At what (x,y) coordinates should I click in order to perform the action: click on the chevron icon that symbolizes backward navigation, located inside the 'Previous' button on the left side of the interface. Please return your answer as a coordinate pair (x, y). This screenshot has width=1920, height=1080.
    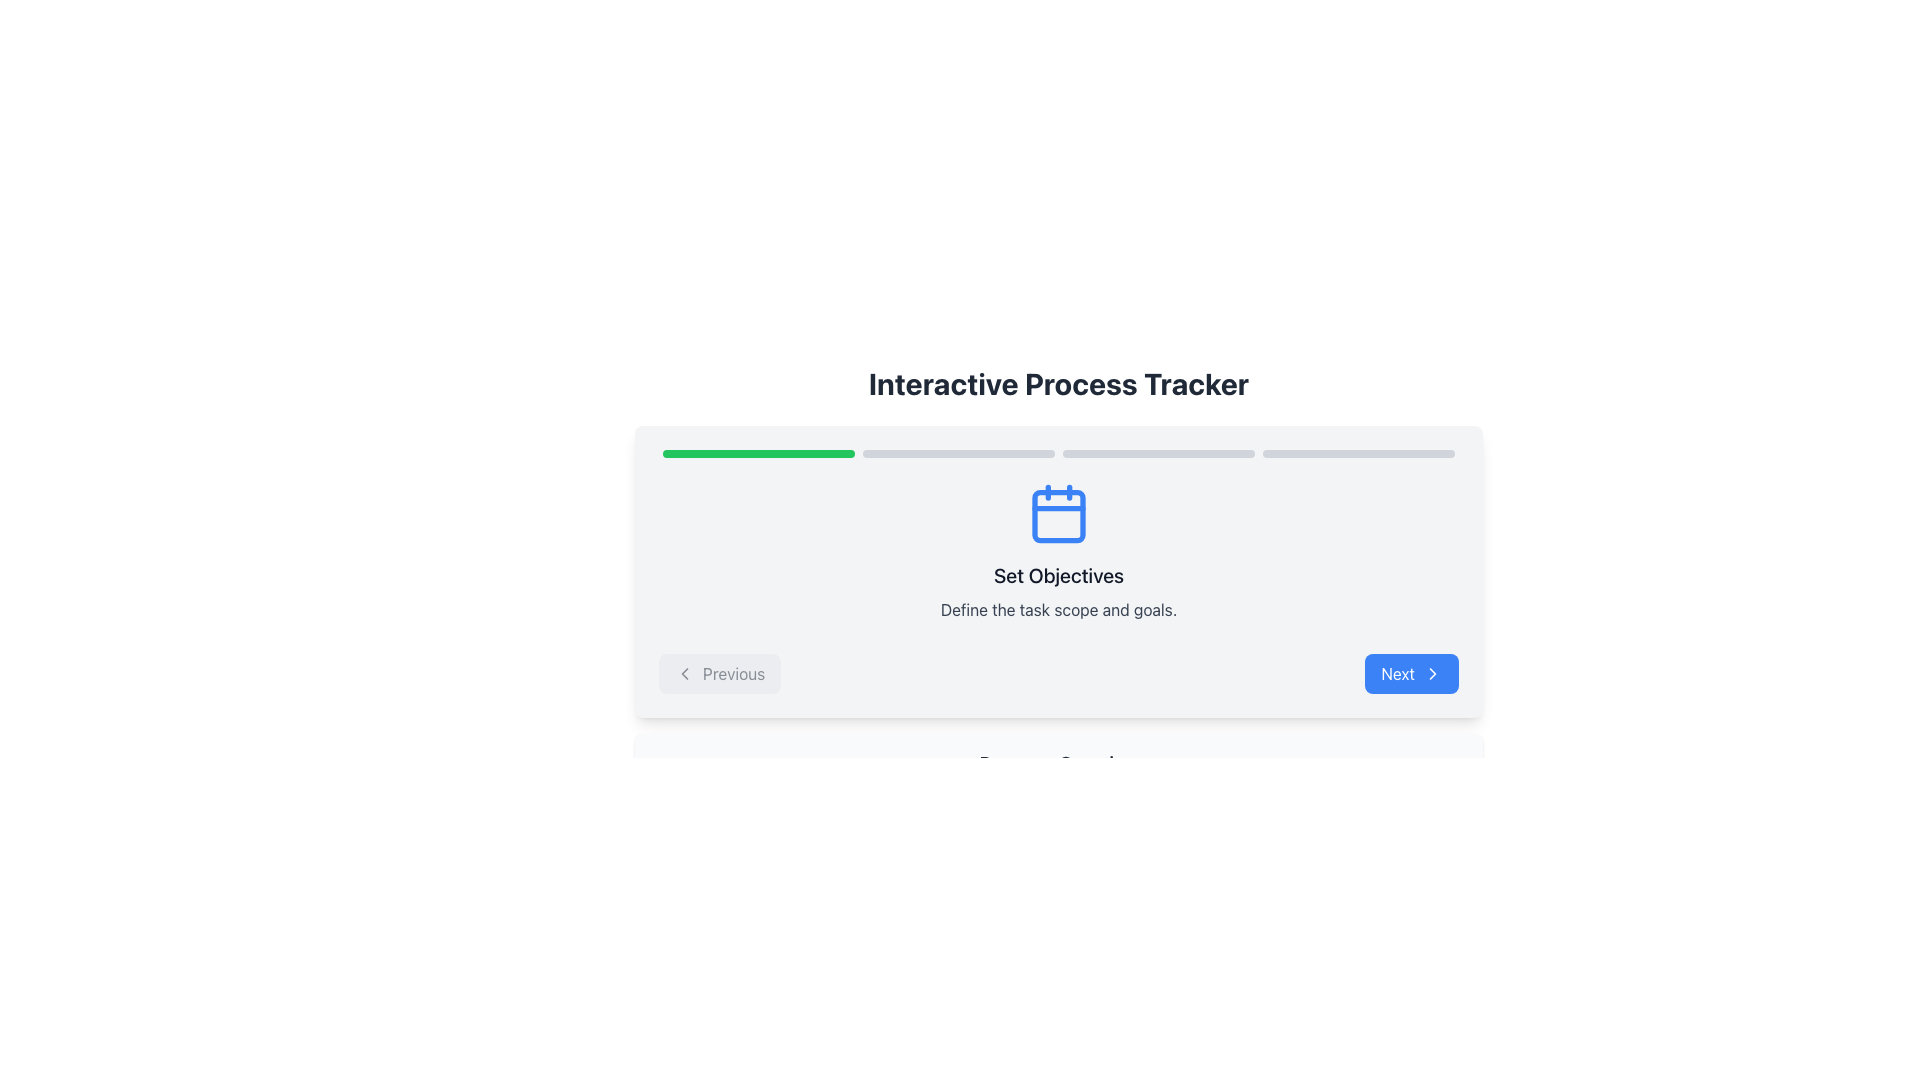
    Looking at the image, I should click on (685, 674).